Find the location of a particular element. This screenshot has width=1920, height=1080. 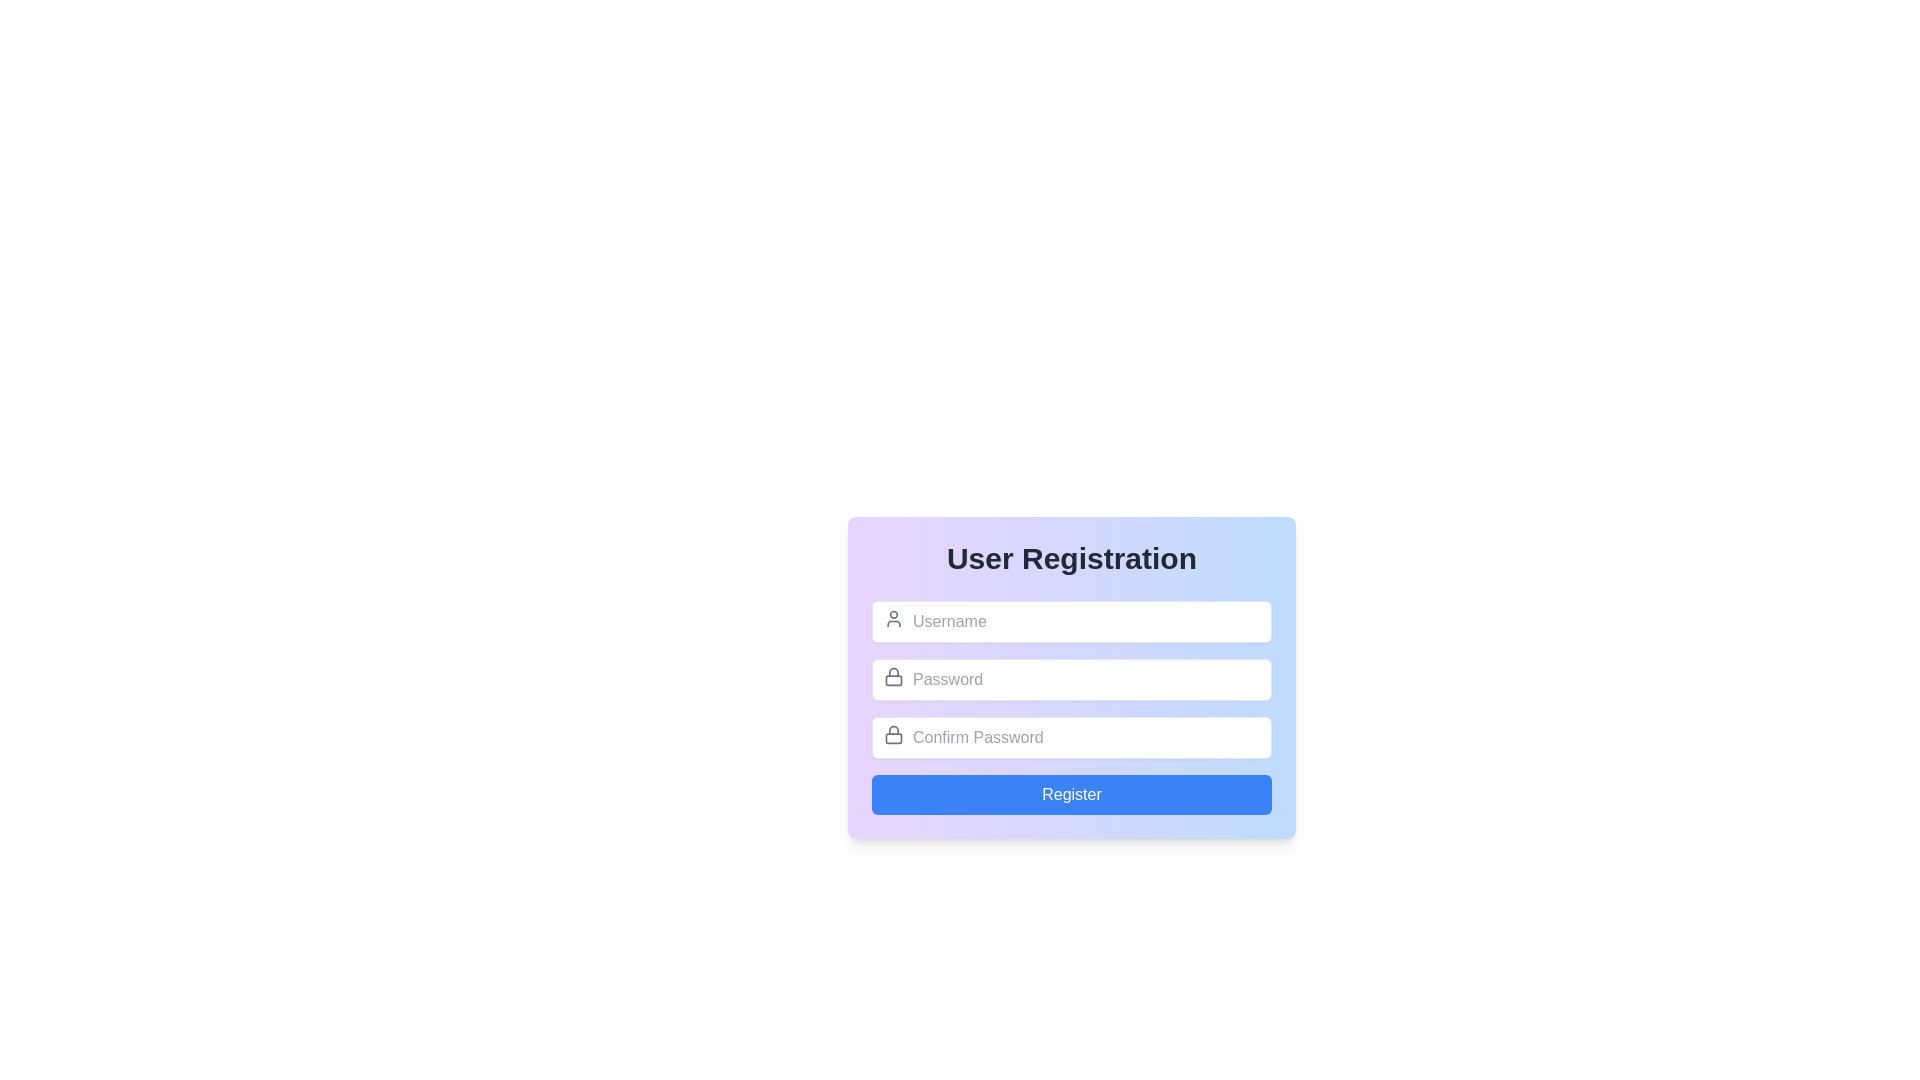

the Header text element that serves as the title for the registration form, which is positioned at the top of the card layout is located at coordinates (1070, 559).